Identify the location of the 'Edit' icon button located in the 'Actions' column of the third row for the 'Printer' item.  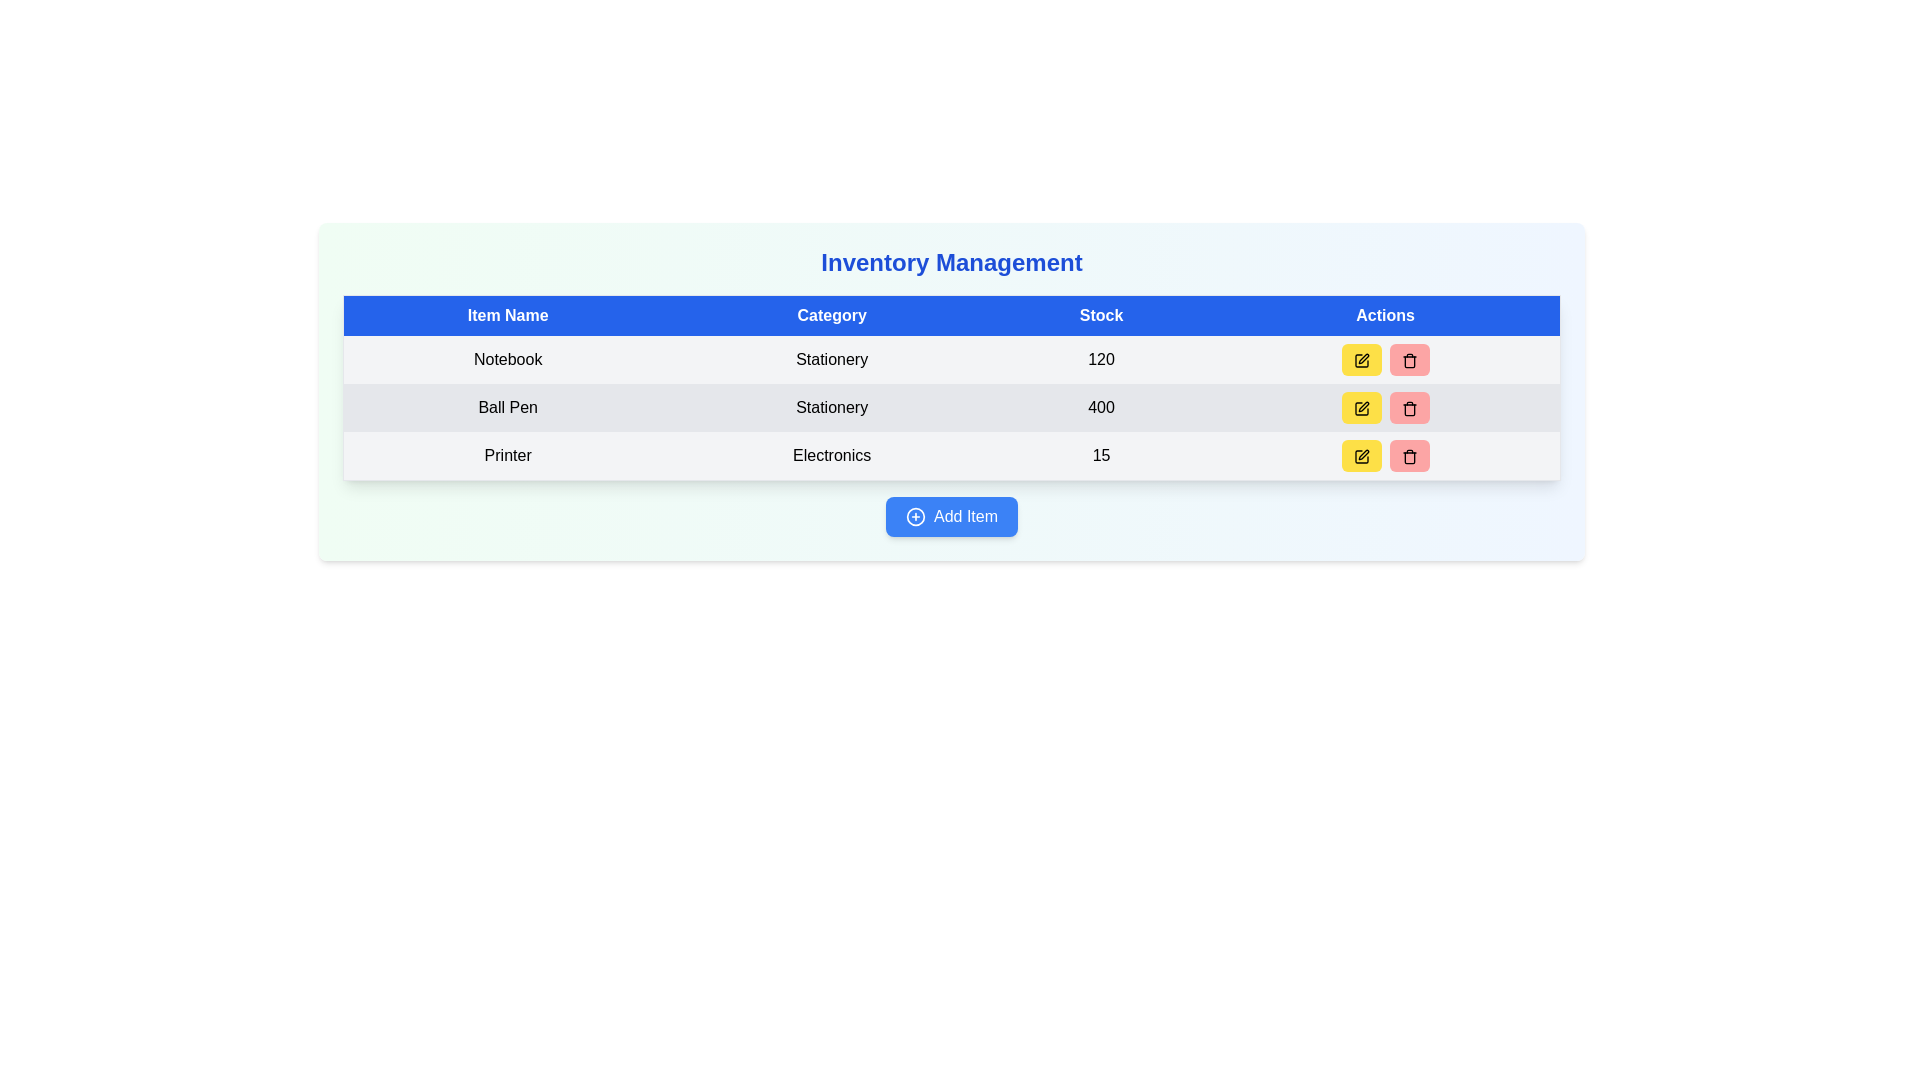
(1362, 454).